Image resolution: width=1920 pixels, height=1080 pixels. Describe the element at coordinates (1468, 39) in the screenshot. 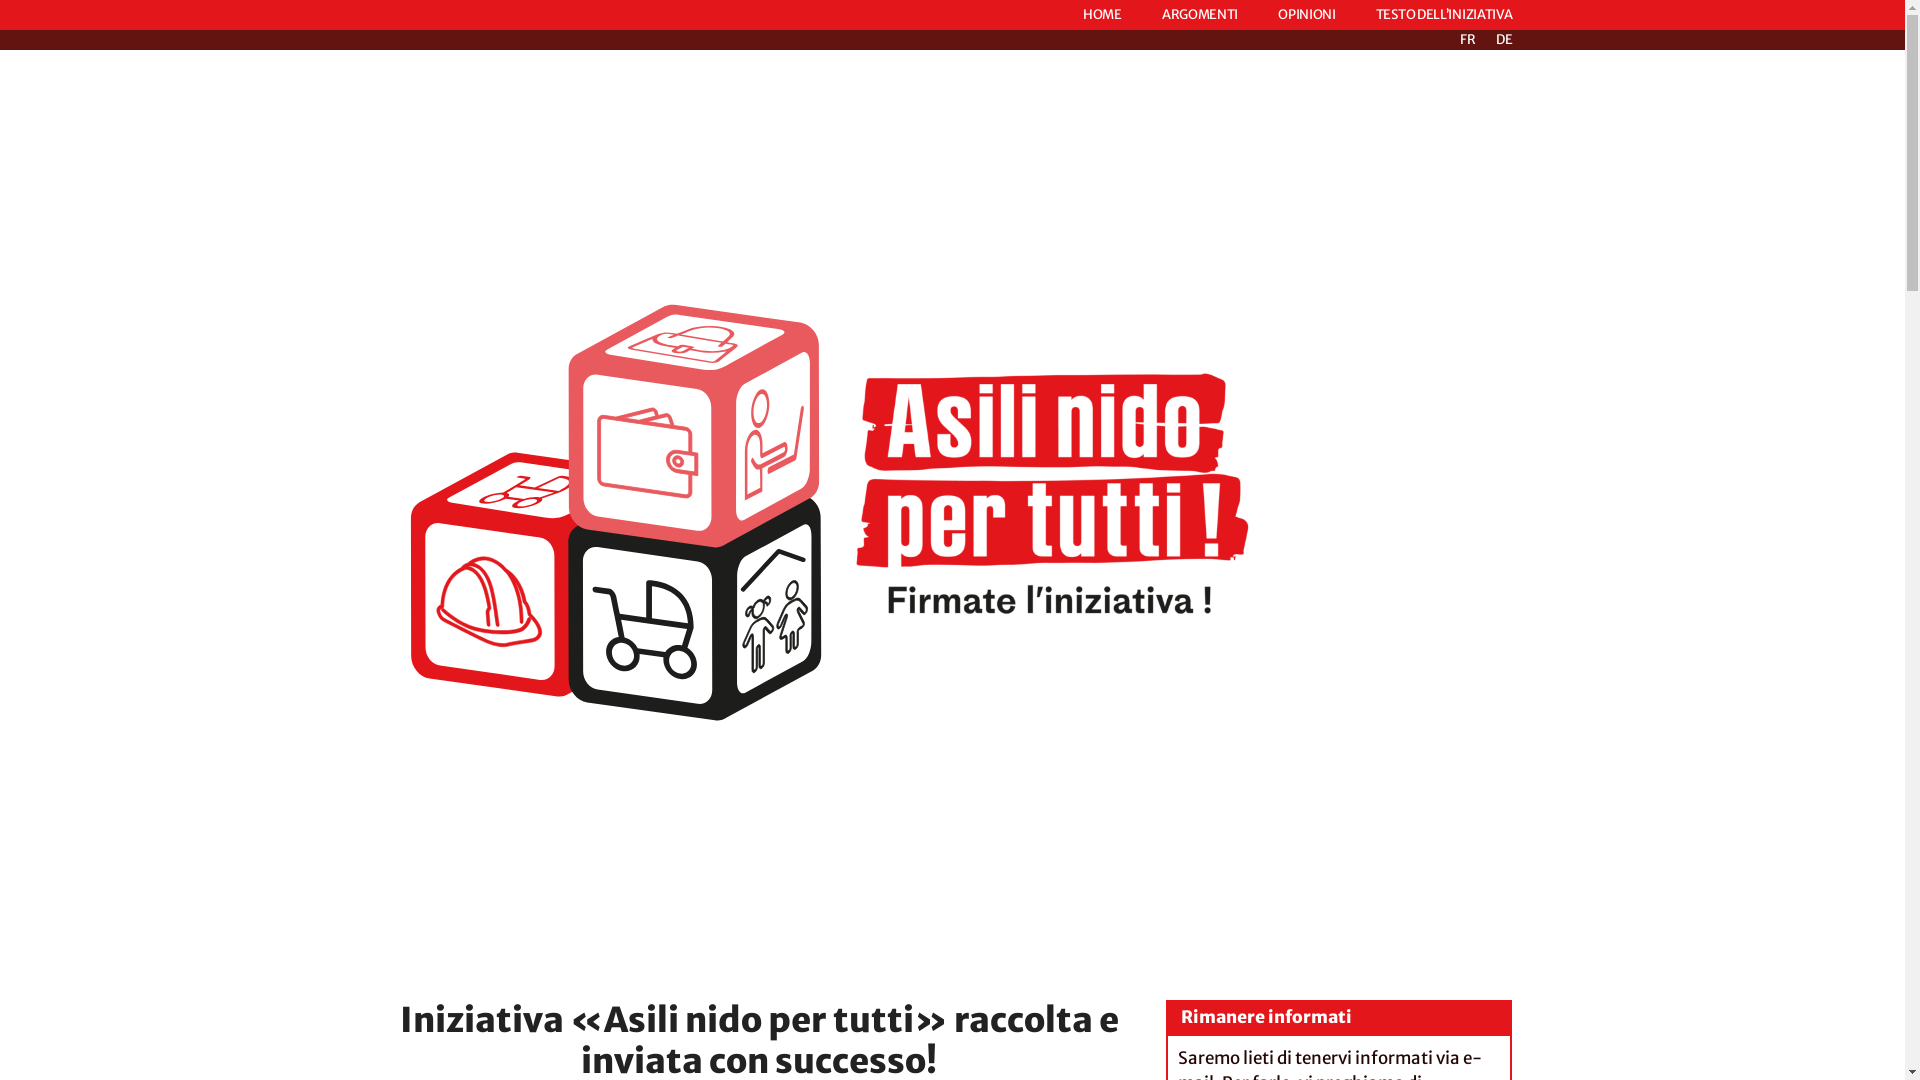

I see `'FR'` at that location.